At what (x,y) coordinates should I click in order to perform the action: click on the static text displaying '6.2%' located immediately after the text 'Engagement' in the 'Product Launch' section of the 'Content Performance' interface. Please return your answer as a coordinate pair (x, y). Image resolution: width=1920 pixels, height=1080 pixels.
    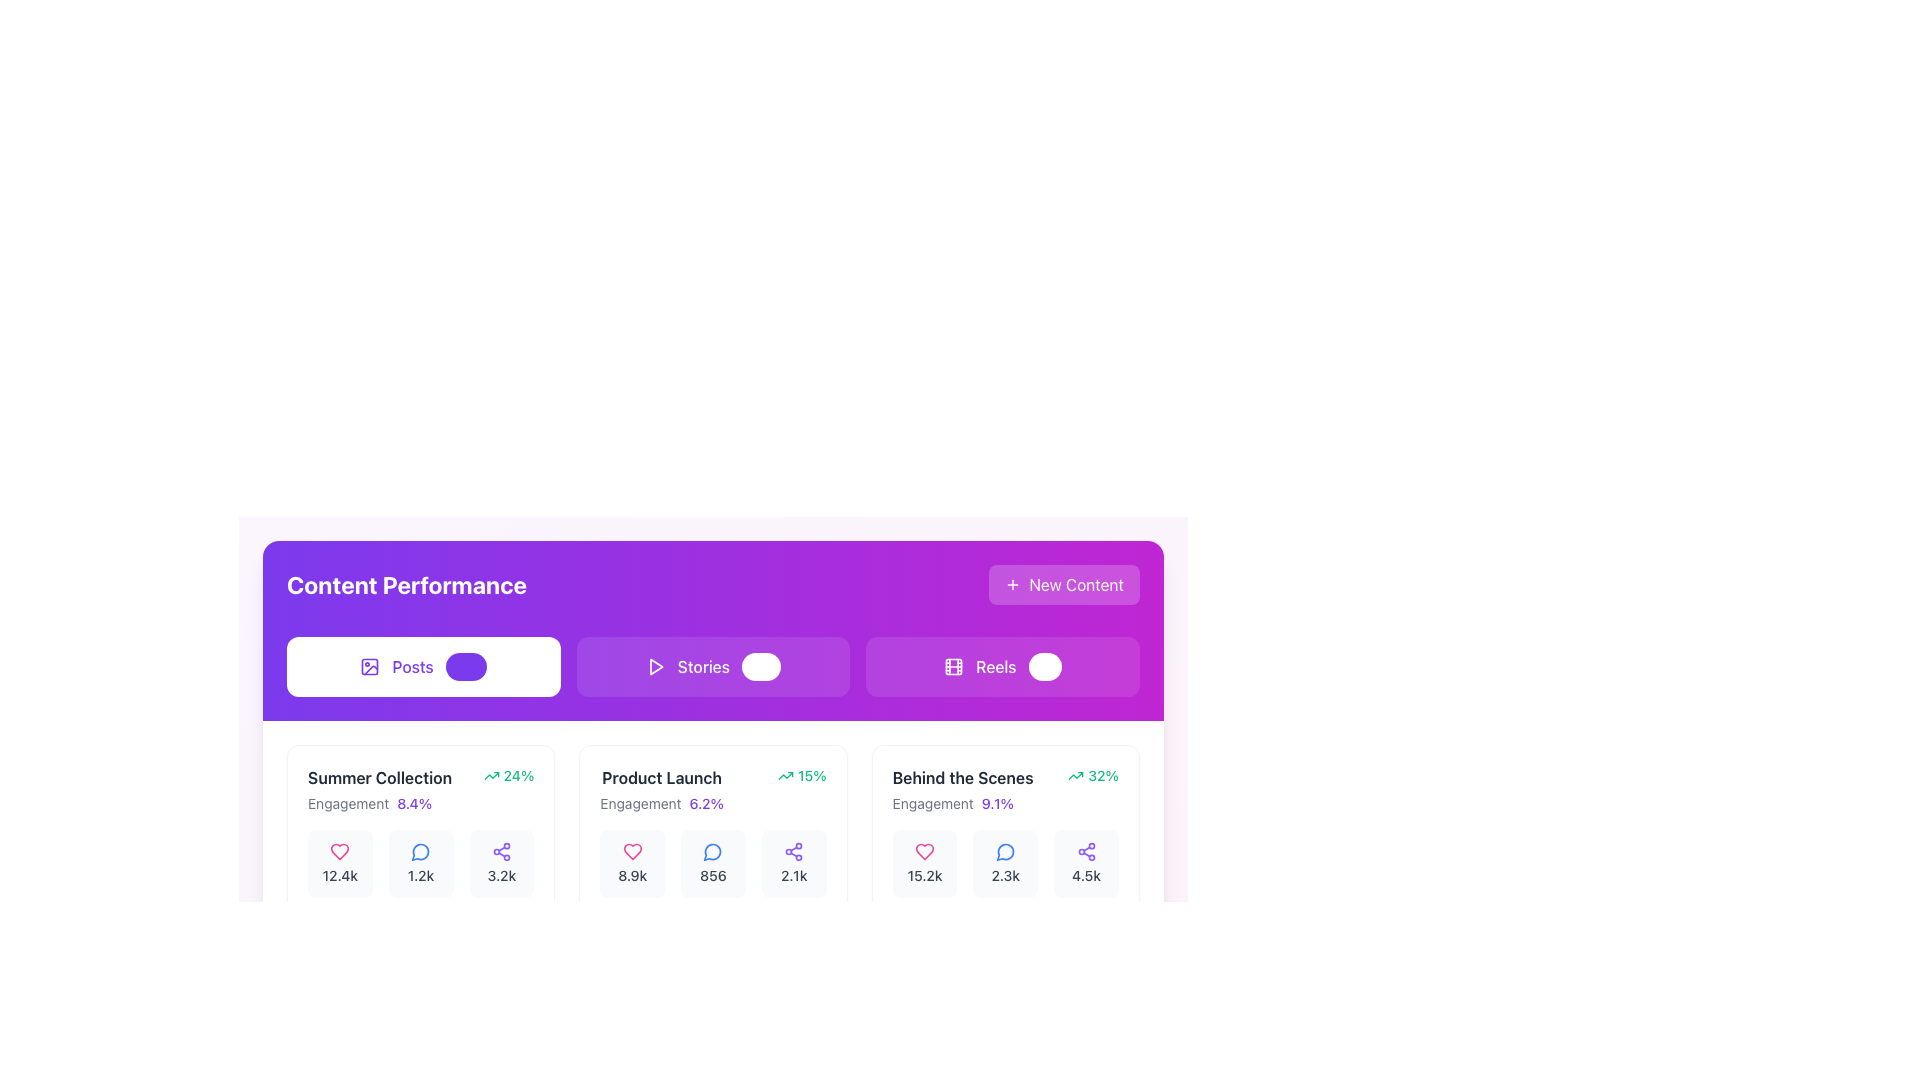
    Looking at the image, I should click on (706, 802).